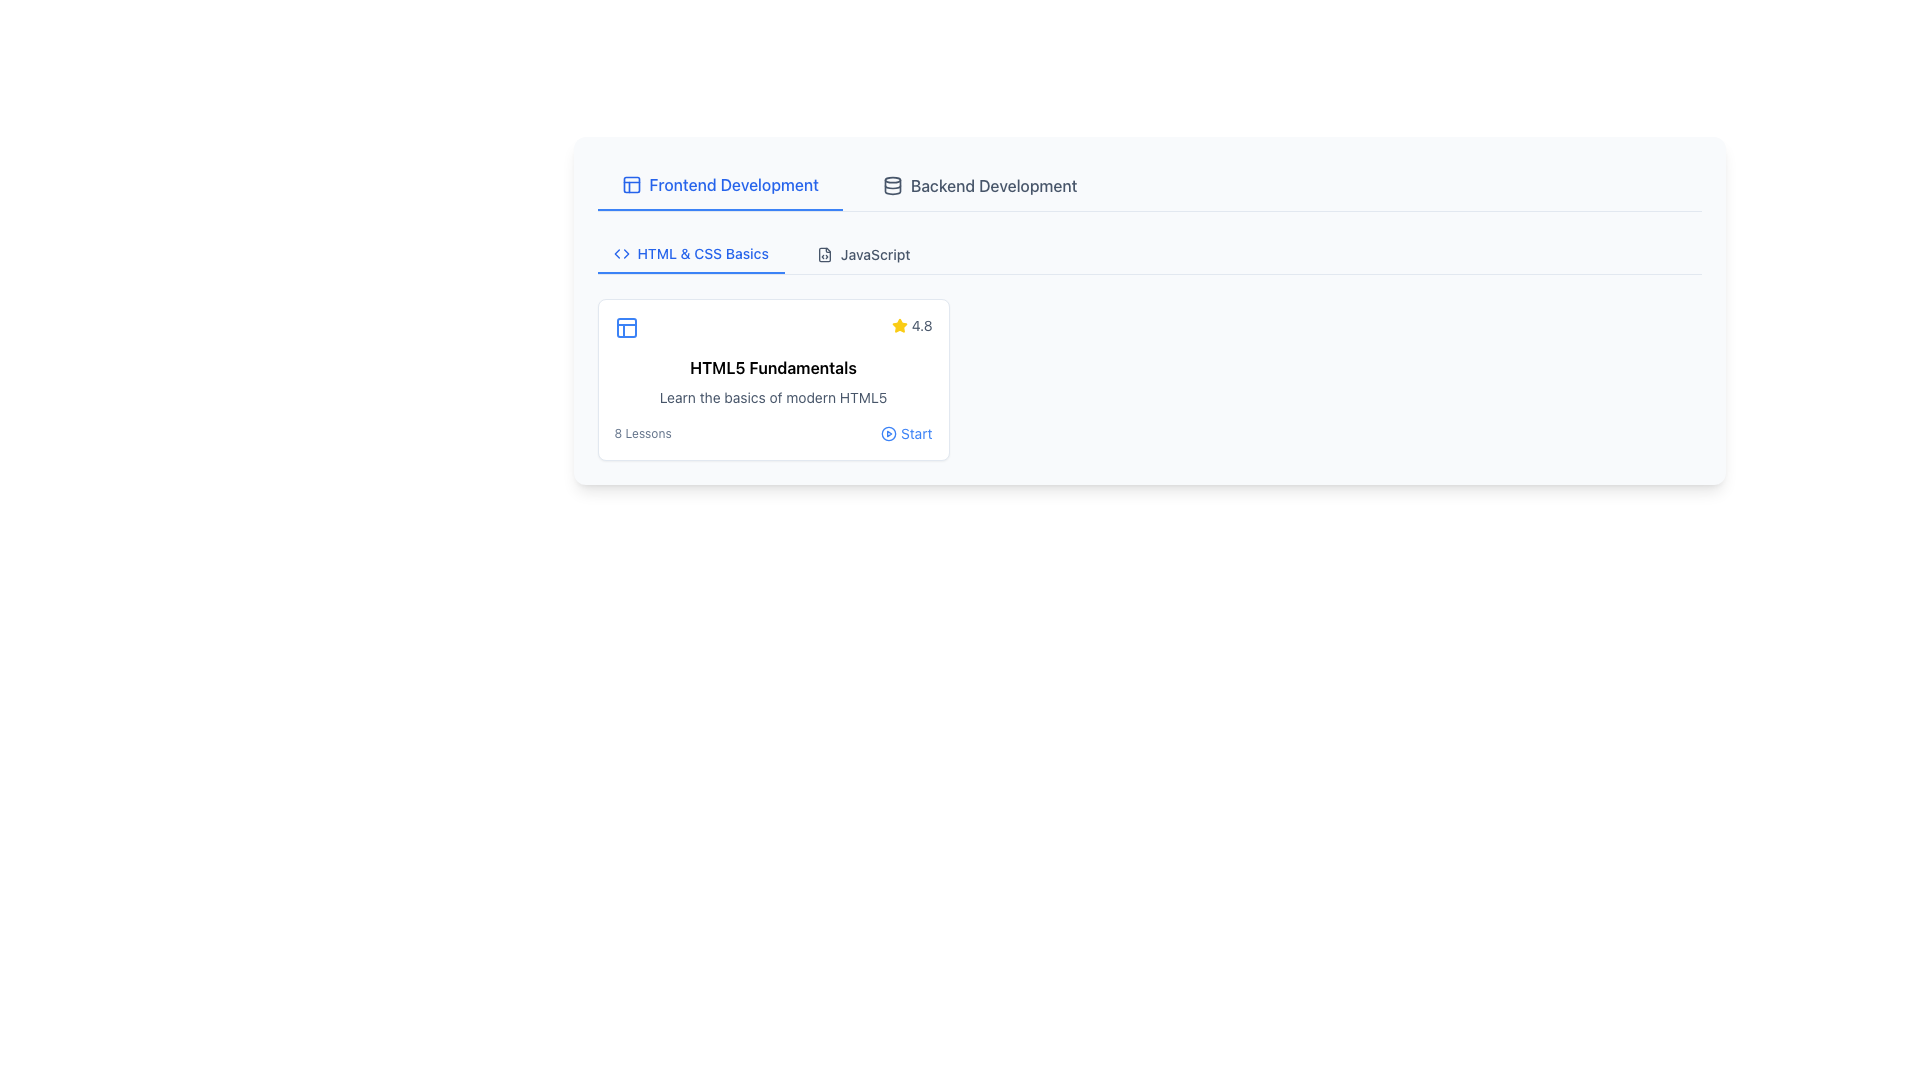 The height and width of the screenshot is (1080, 1920). What do you see at coordinates (630, 185) in the screenshot?
I see `the icon that visually represents the 'Frontend Development' section in the navigation bar, positioned to the left of the corresponding tab label` at bounding box center [630, 185].